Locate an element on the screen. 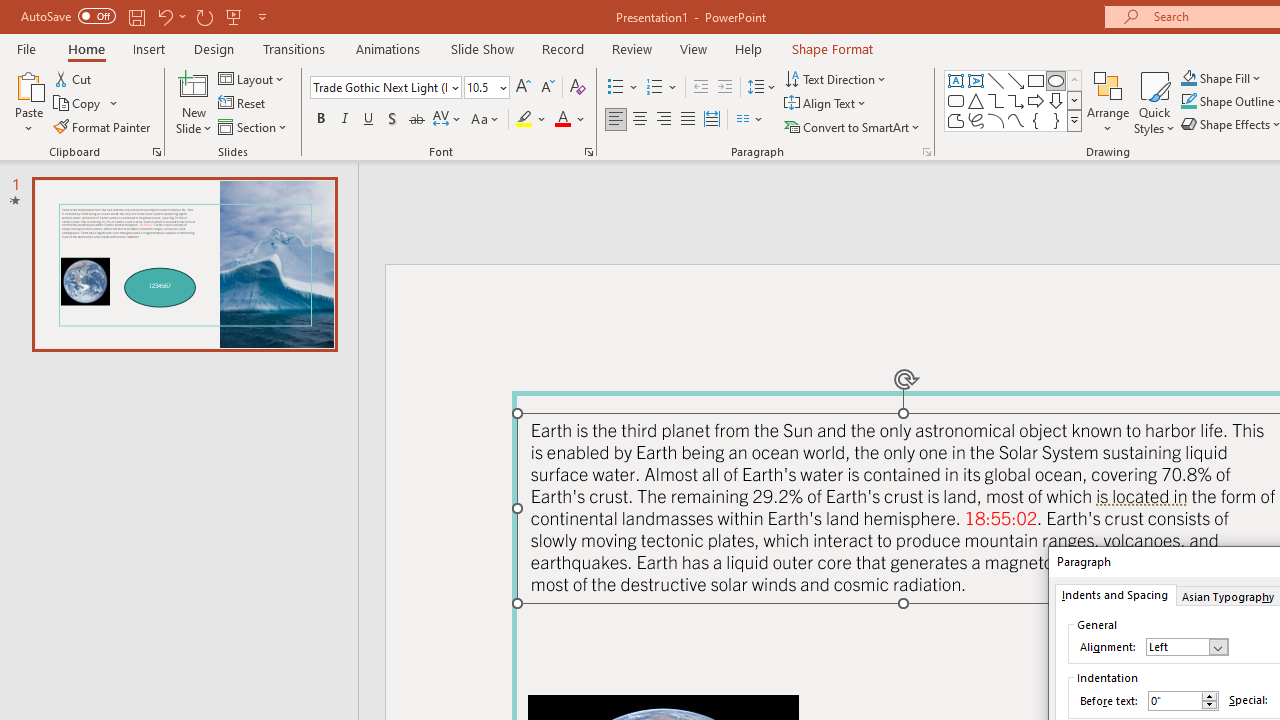 The height and width of the screenshot is (720, 1280). 'Shape Outline Teal, Accent 1' is located at coordinates (1189, 101).